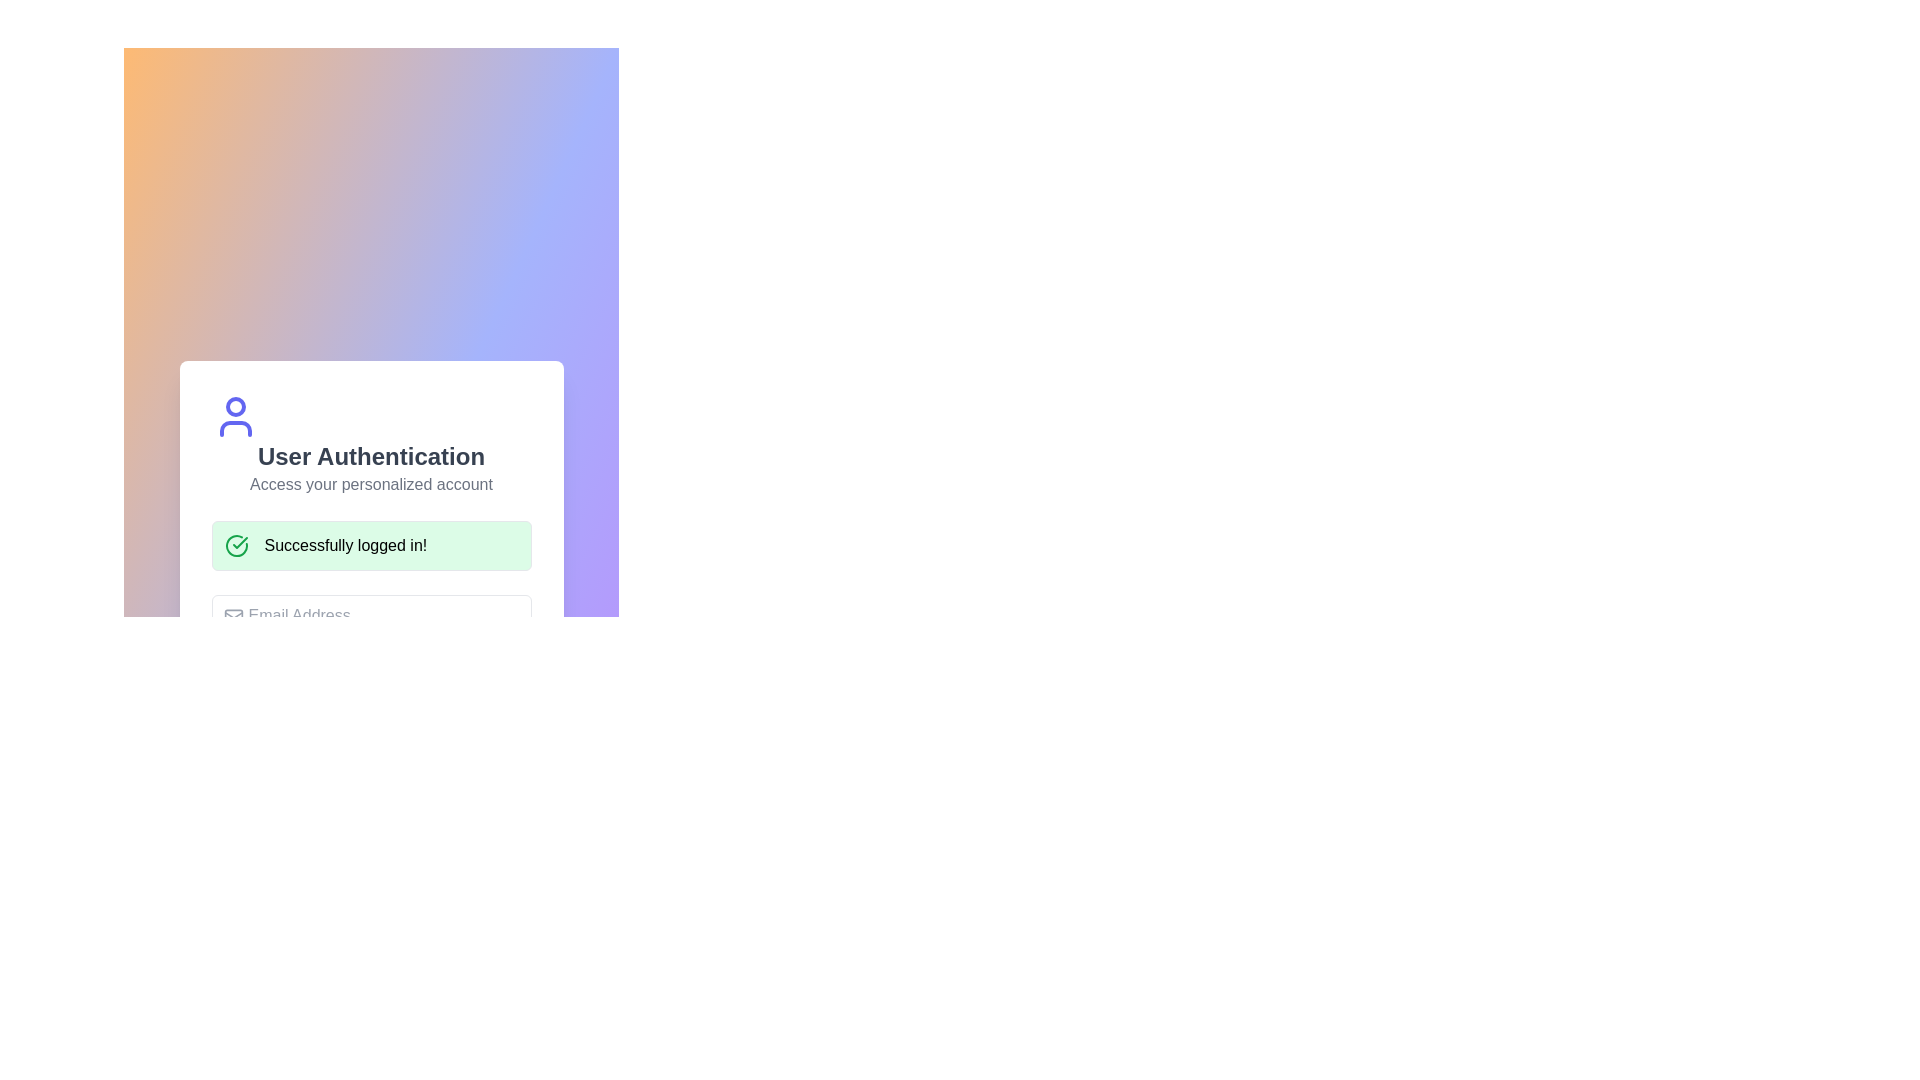  What do you see at coordinates (233, 614) in the screenshot?
I see `the small triangular-shaped graphical part of the envelope icon located near the top-left corner inside the email input field` at bounding box center [233, 614].